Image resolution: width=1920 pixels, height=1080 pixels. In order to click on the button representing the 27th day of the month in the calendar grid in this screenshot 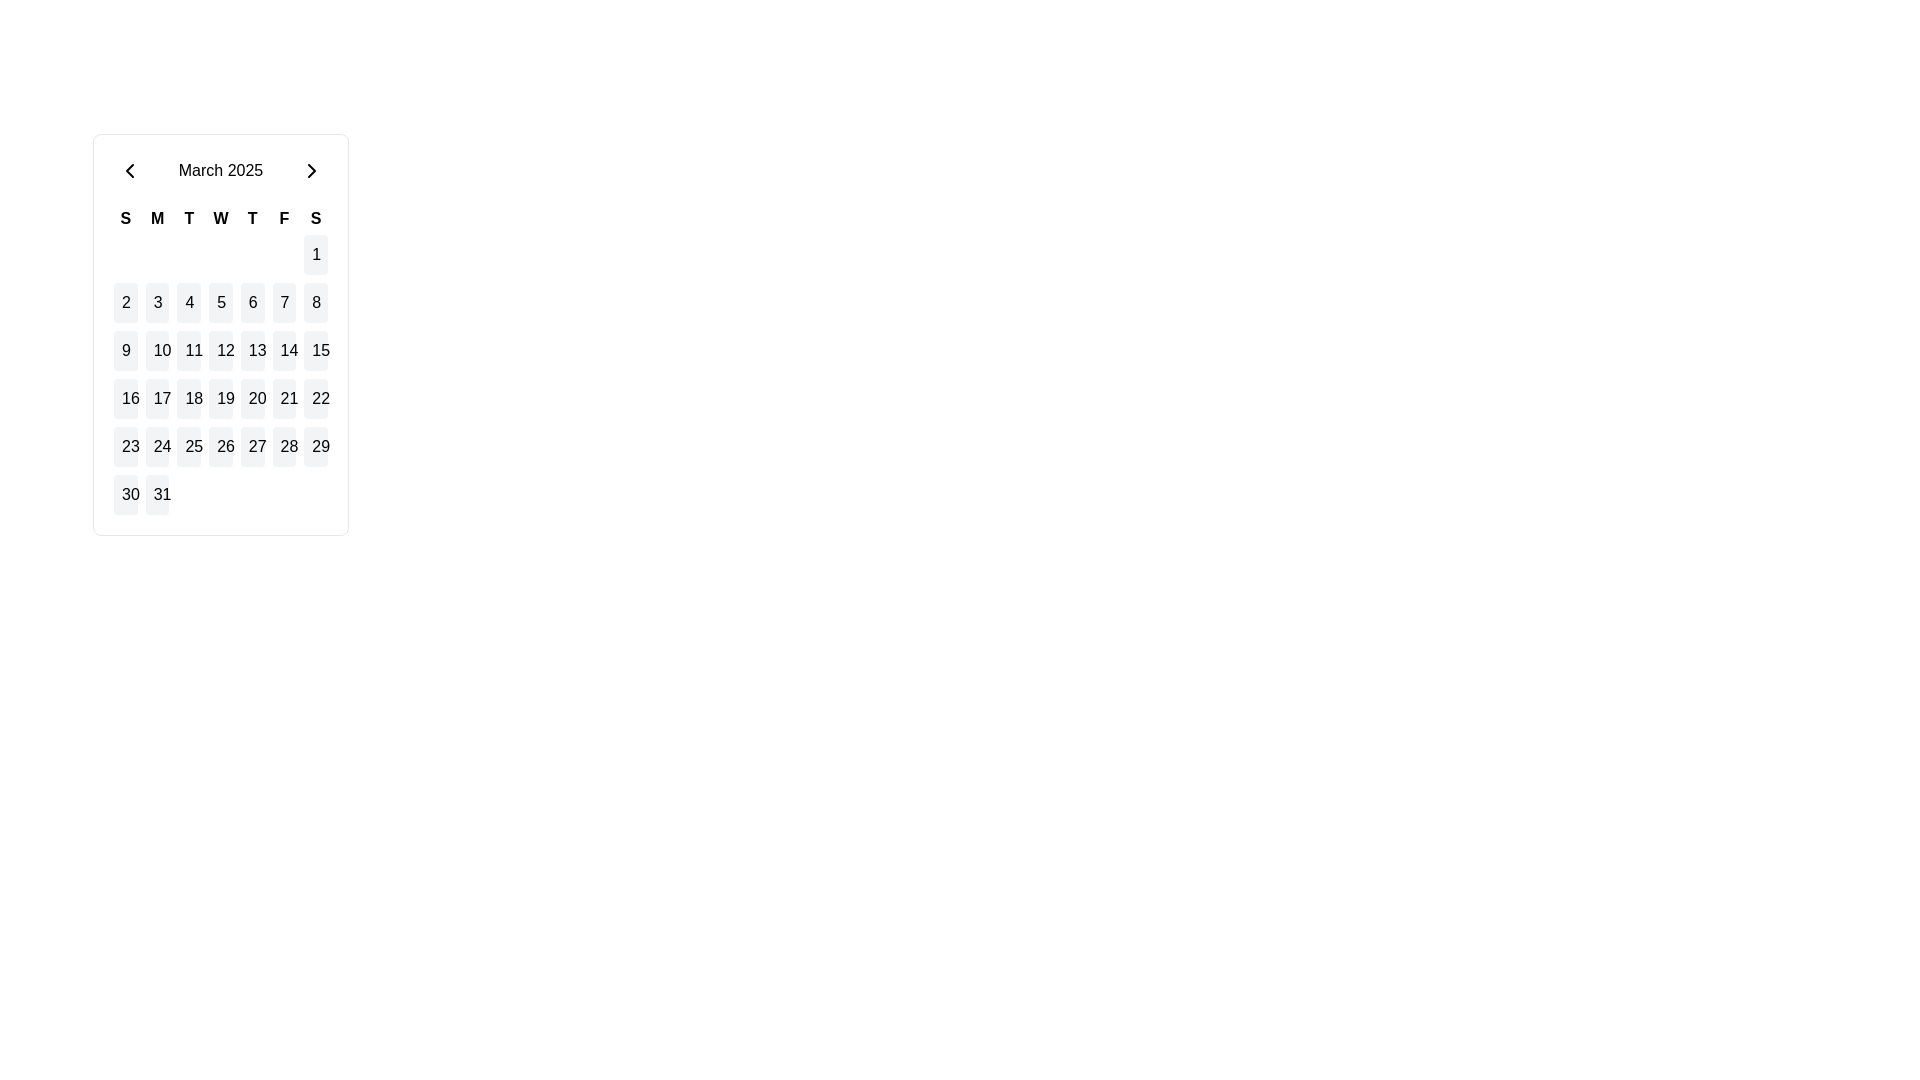, I will do `click(251, 446)`.